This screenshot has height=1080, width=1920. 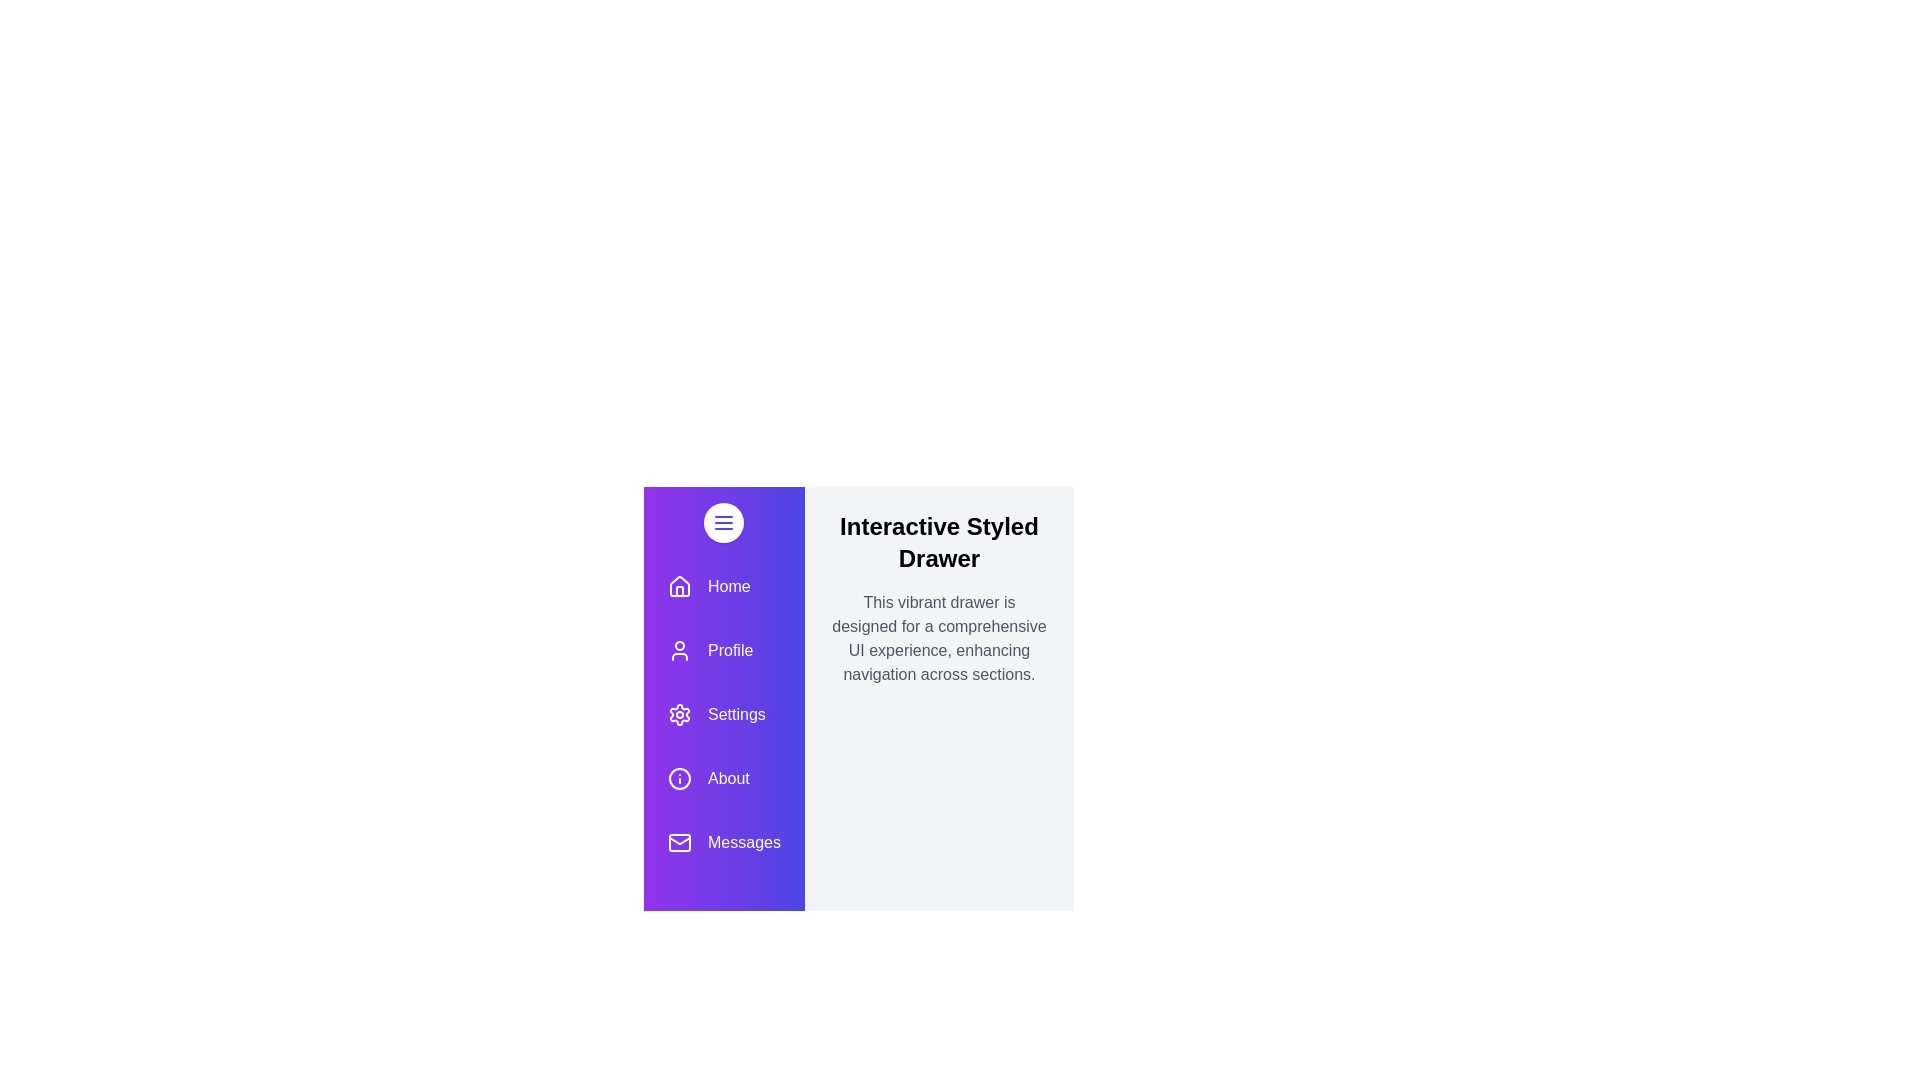 I want to click on the menu item labeled Messages, so click(x=723, y=843).